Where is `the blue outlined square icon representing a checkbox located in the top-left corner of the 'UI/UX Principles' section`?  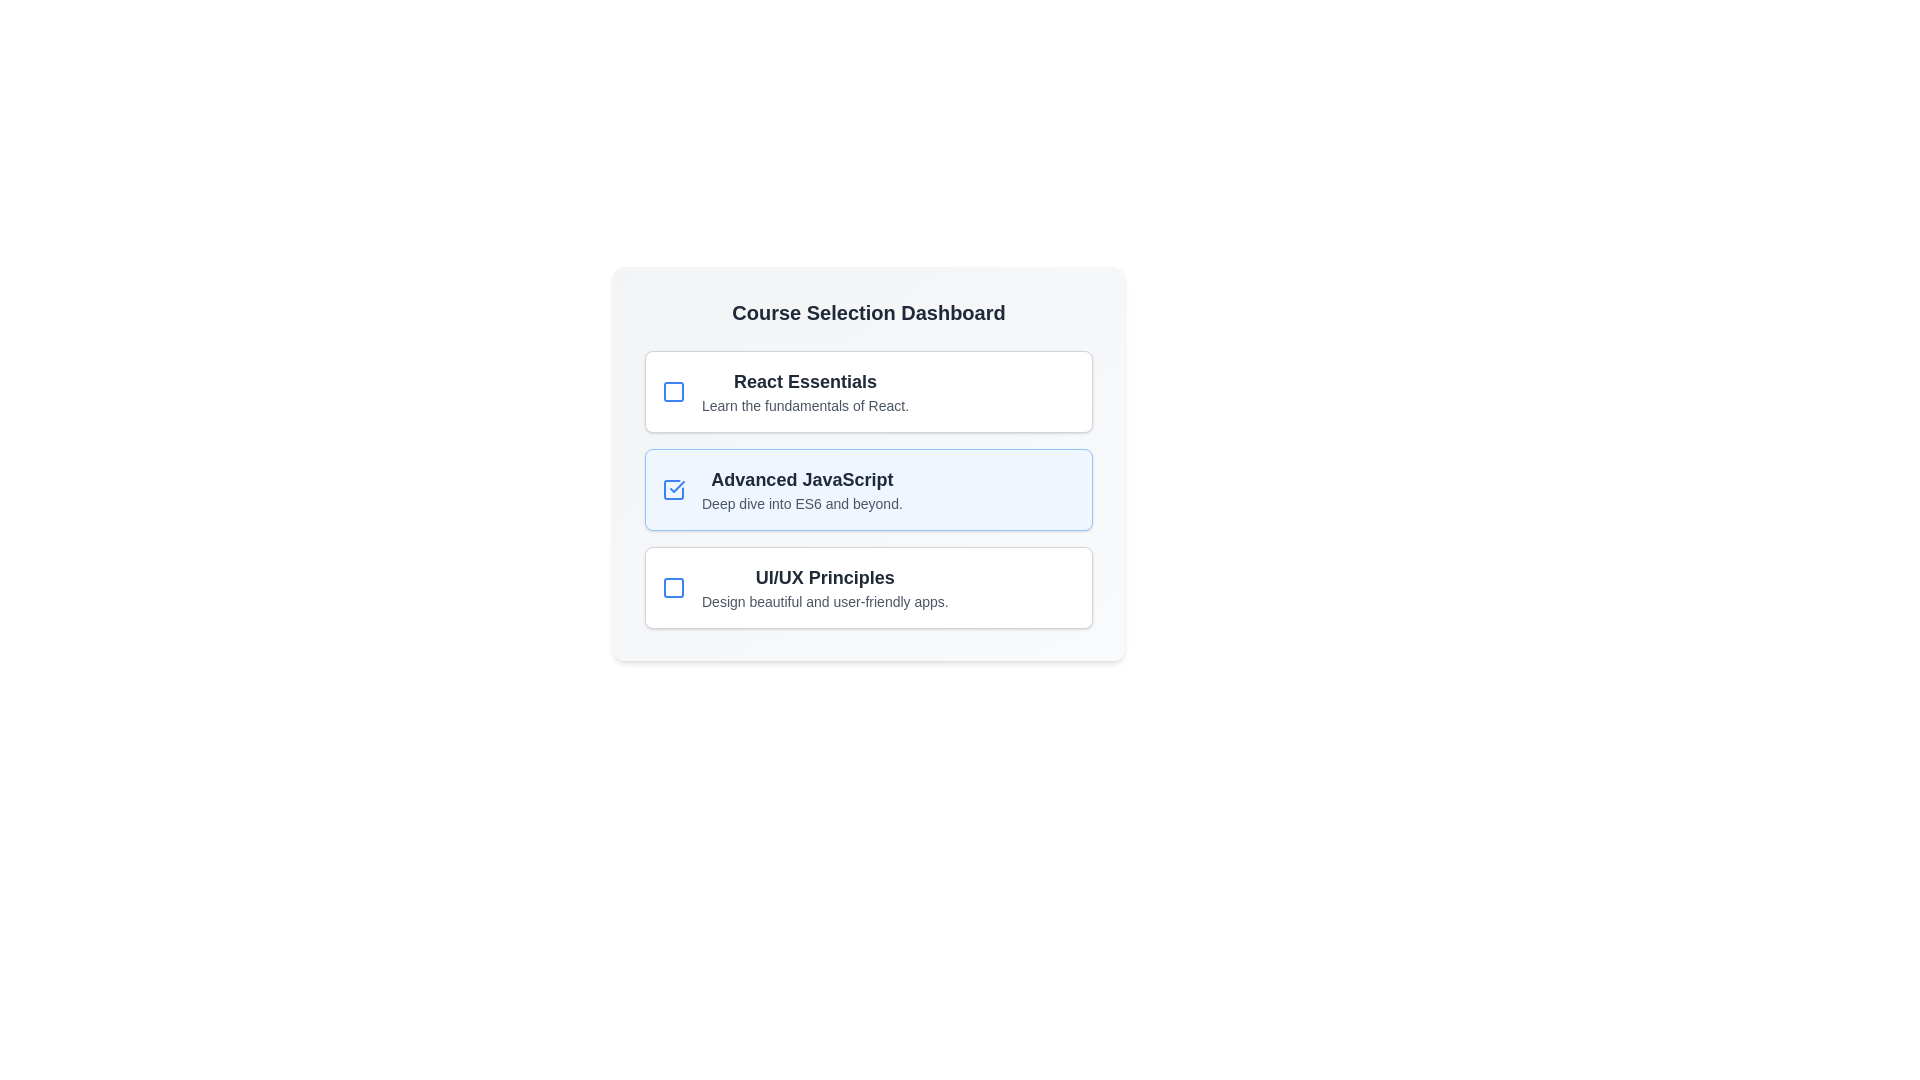
the blue outlined square icon representing a checkbox located in the top-left corner of the 'UI/UX Principles' section is located at coordinates (673, 586).